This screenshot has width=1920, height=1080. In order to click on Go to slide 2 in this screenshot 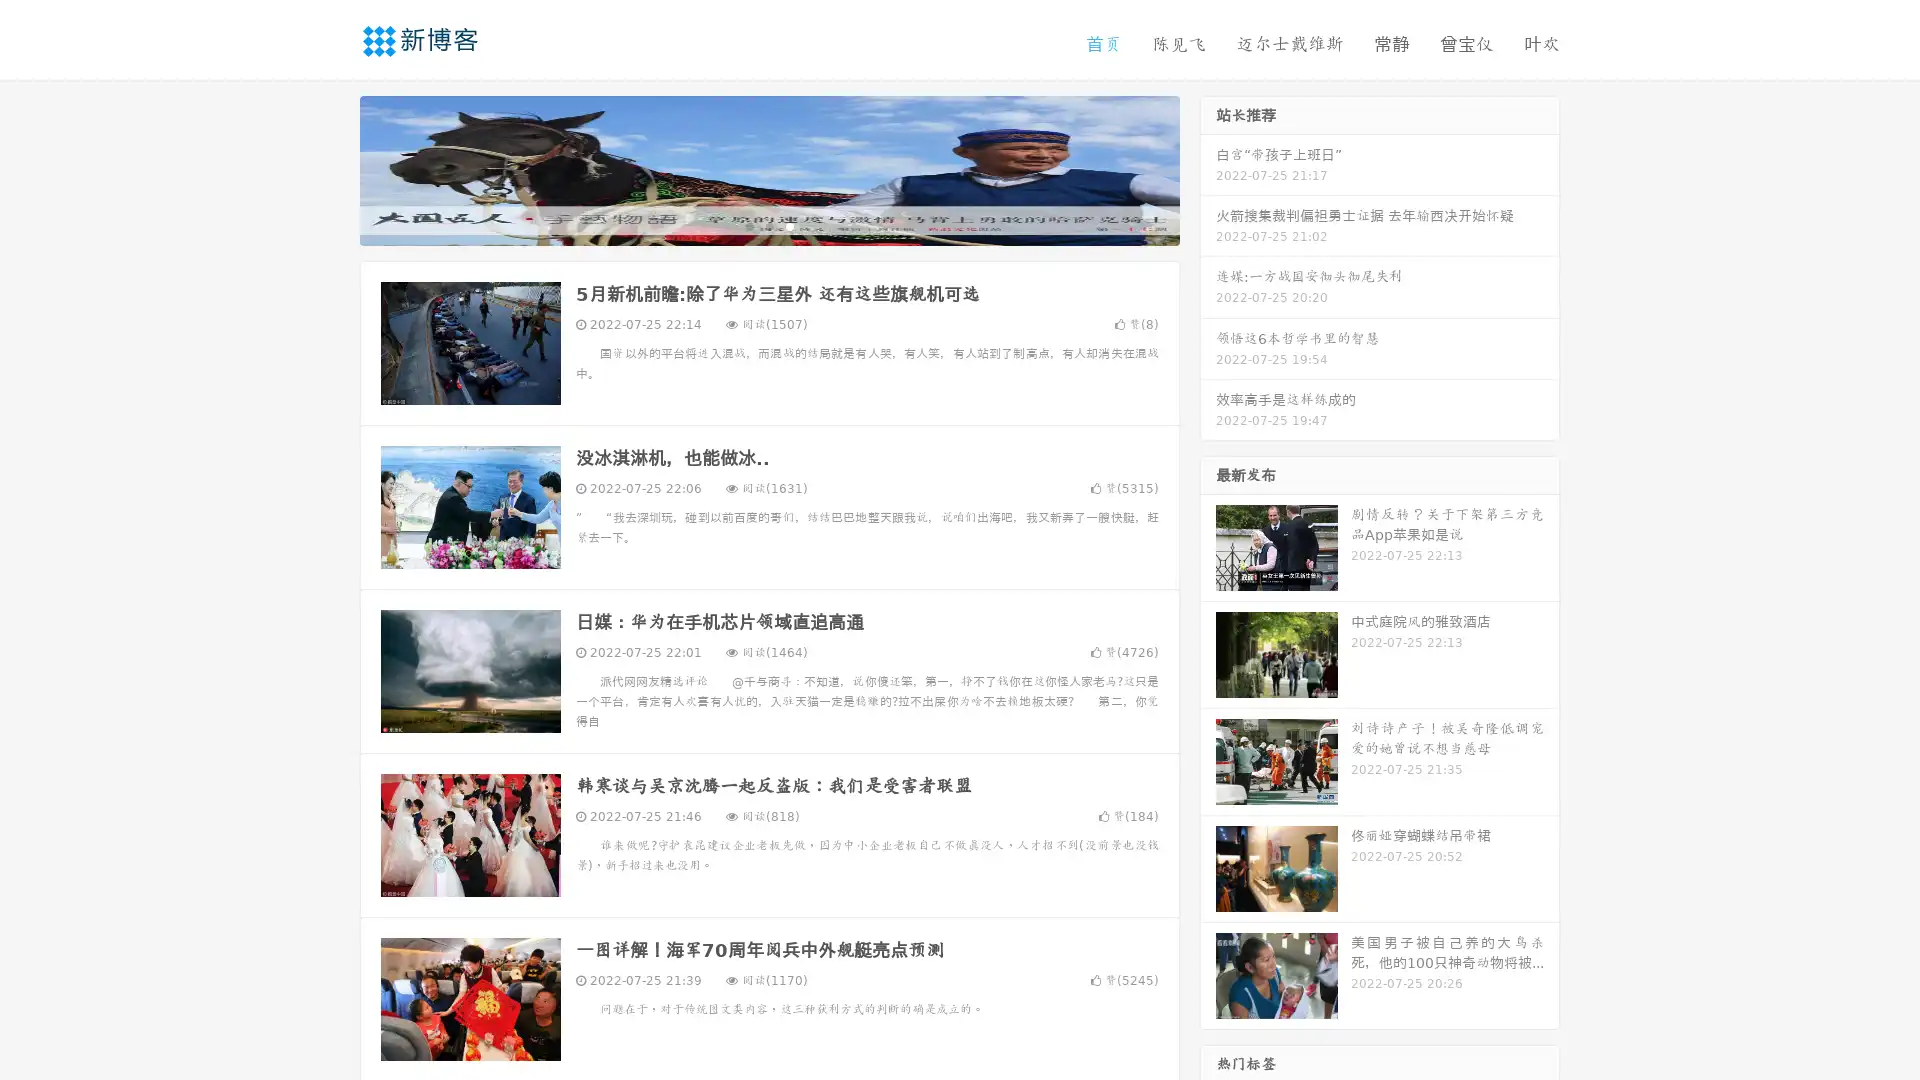, I will do `click(768, 225)`.